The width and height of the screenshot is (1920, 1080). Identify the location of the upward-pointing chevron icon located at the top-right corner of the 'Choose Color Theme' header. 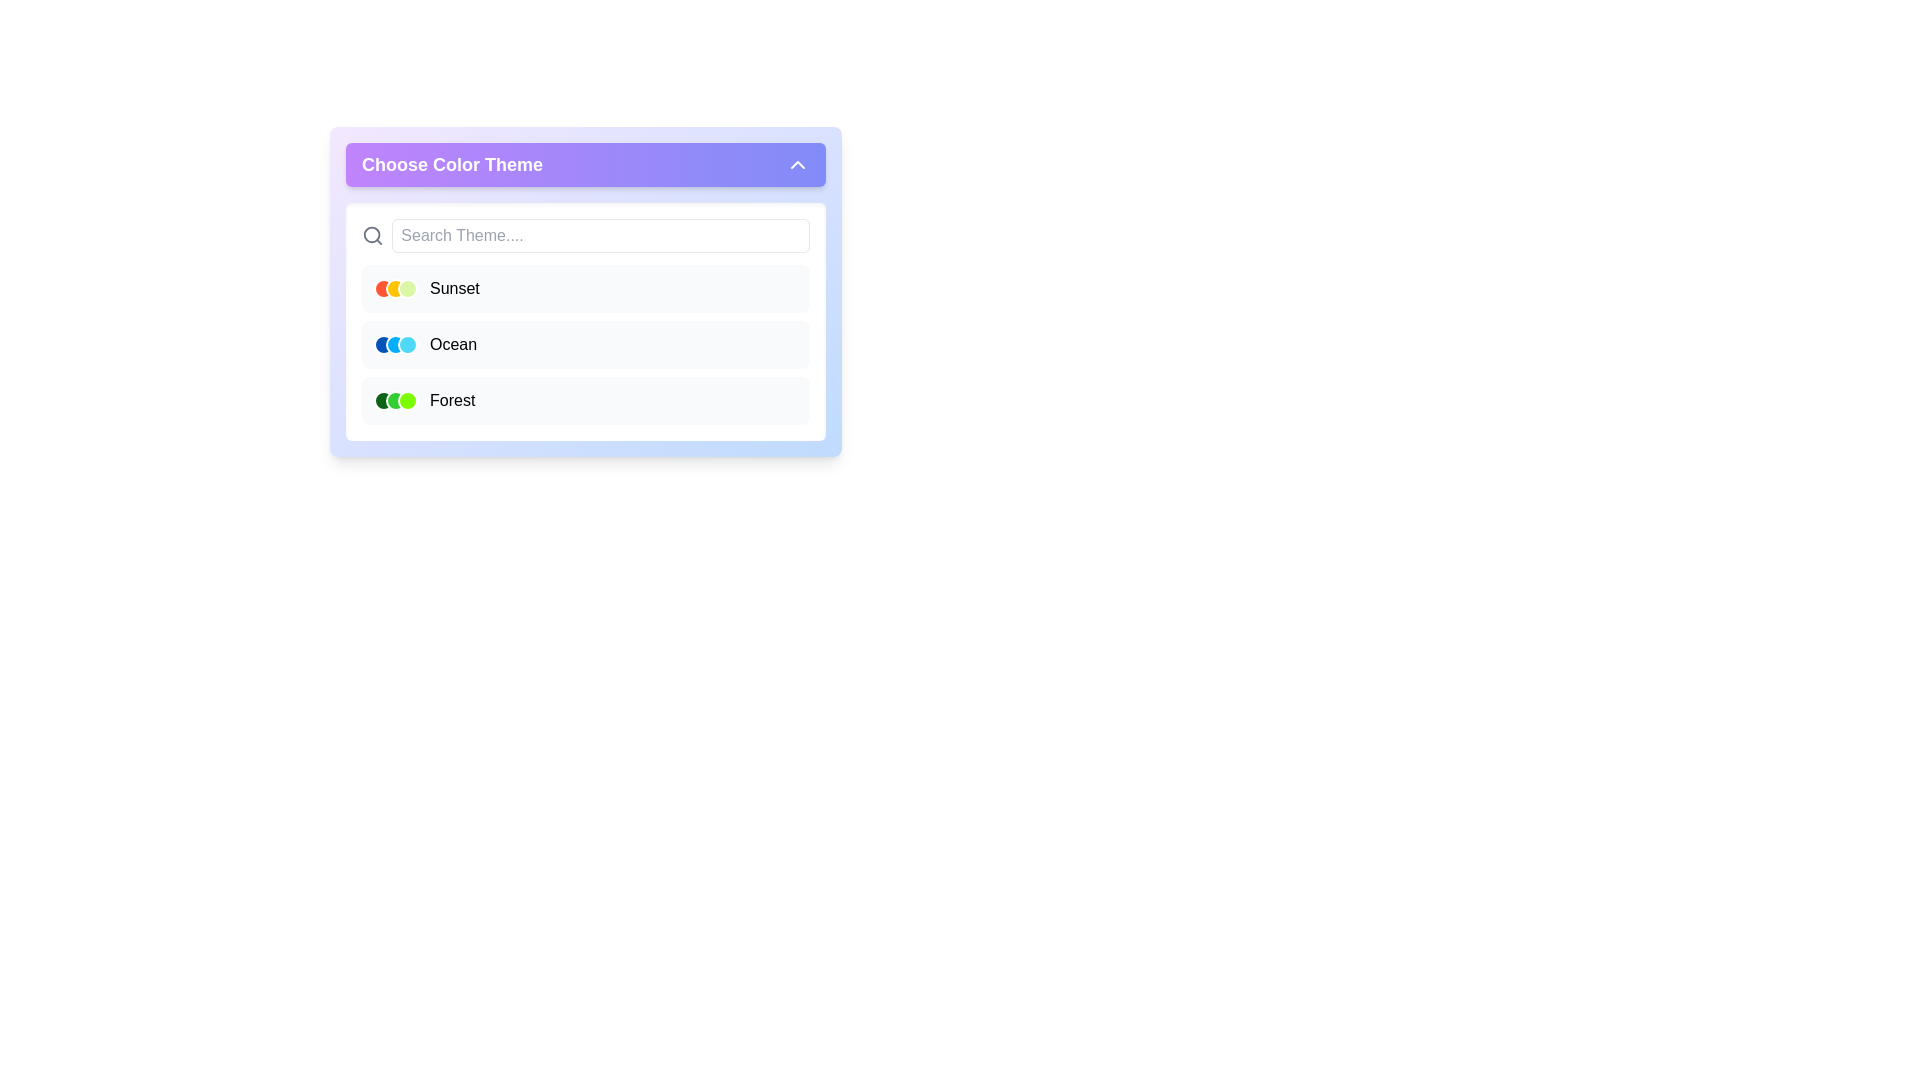
(796, 164).